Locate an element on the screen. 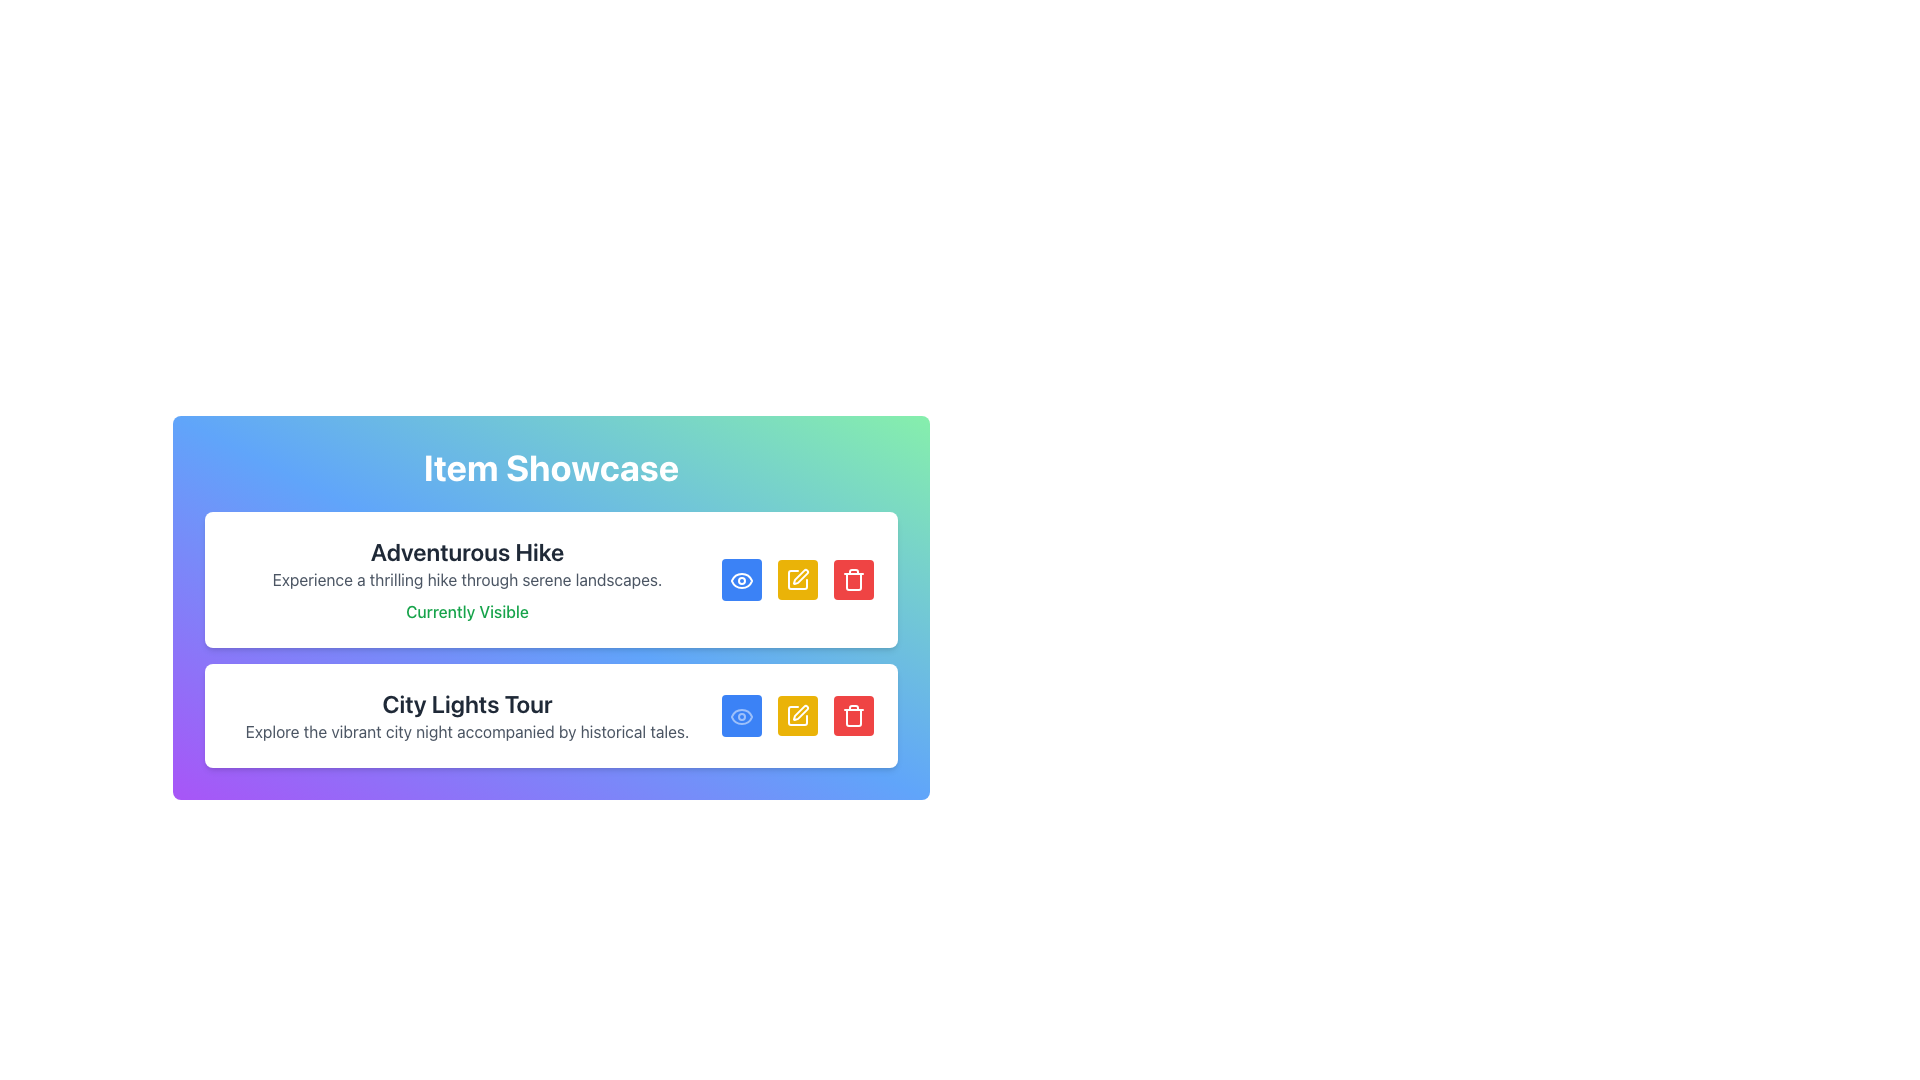  the Text Label indicating the visibility status of the related activity or feature located at the bottom of the card titled 'Adventurous Hike' is located at coordinates (466, 611).